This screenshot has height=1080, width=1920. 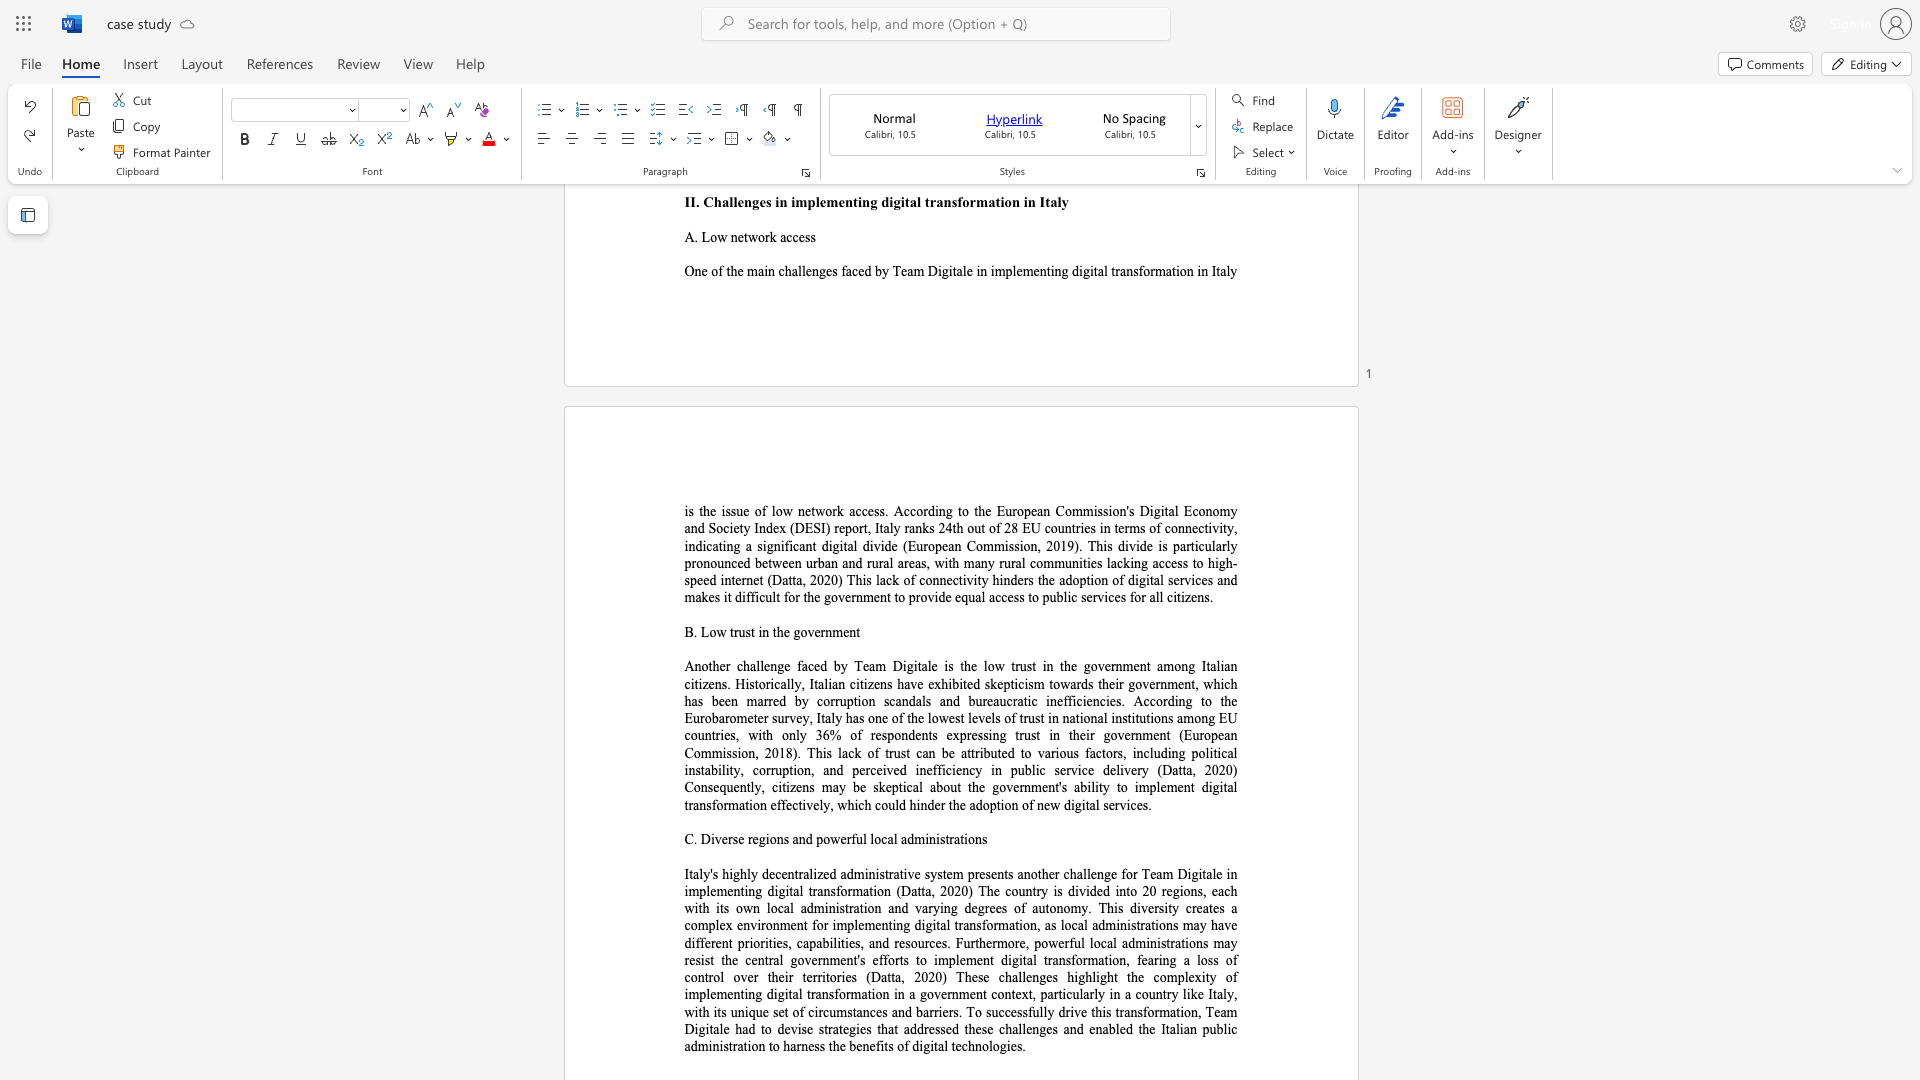 What do you see at coordinates (775, 632) in the screenshot?
I see `the subset text "he gover" within the text "B. Low trust in the government"` at bounding box center [775, 632].